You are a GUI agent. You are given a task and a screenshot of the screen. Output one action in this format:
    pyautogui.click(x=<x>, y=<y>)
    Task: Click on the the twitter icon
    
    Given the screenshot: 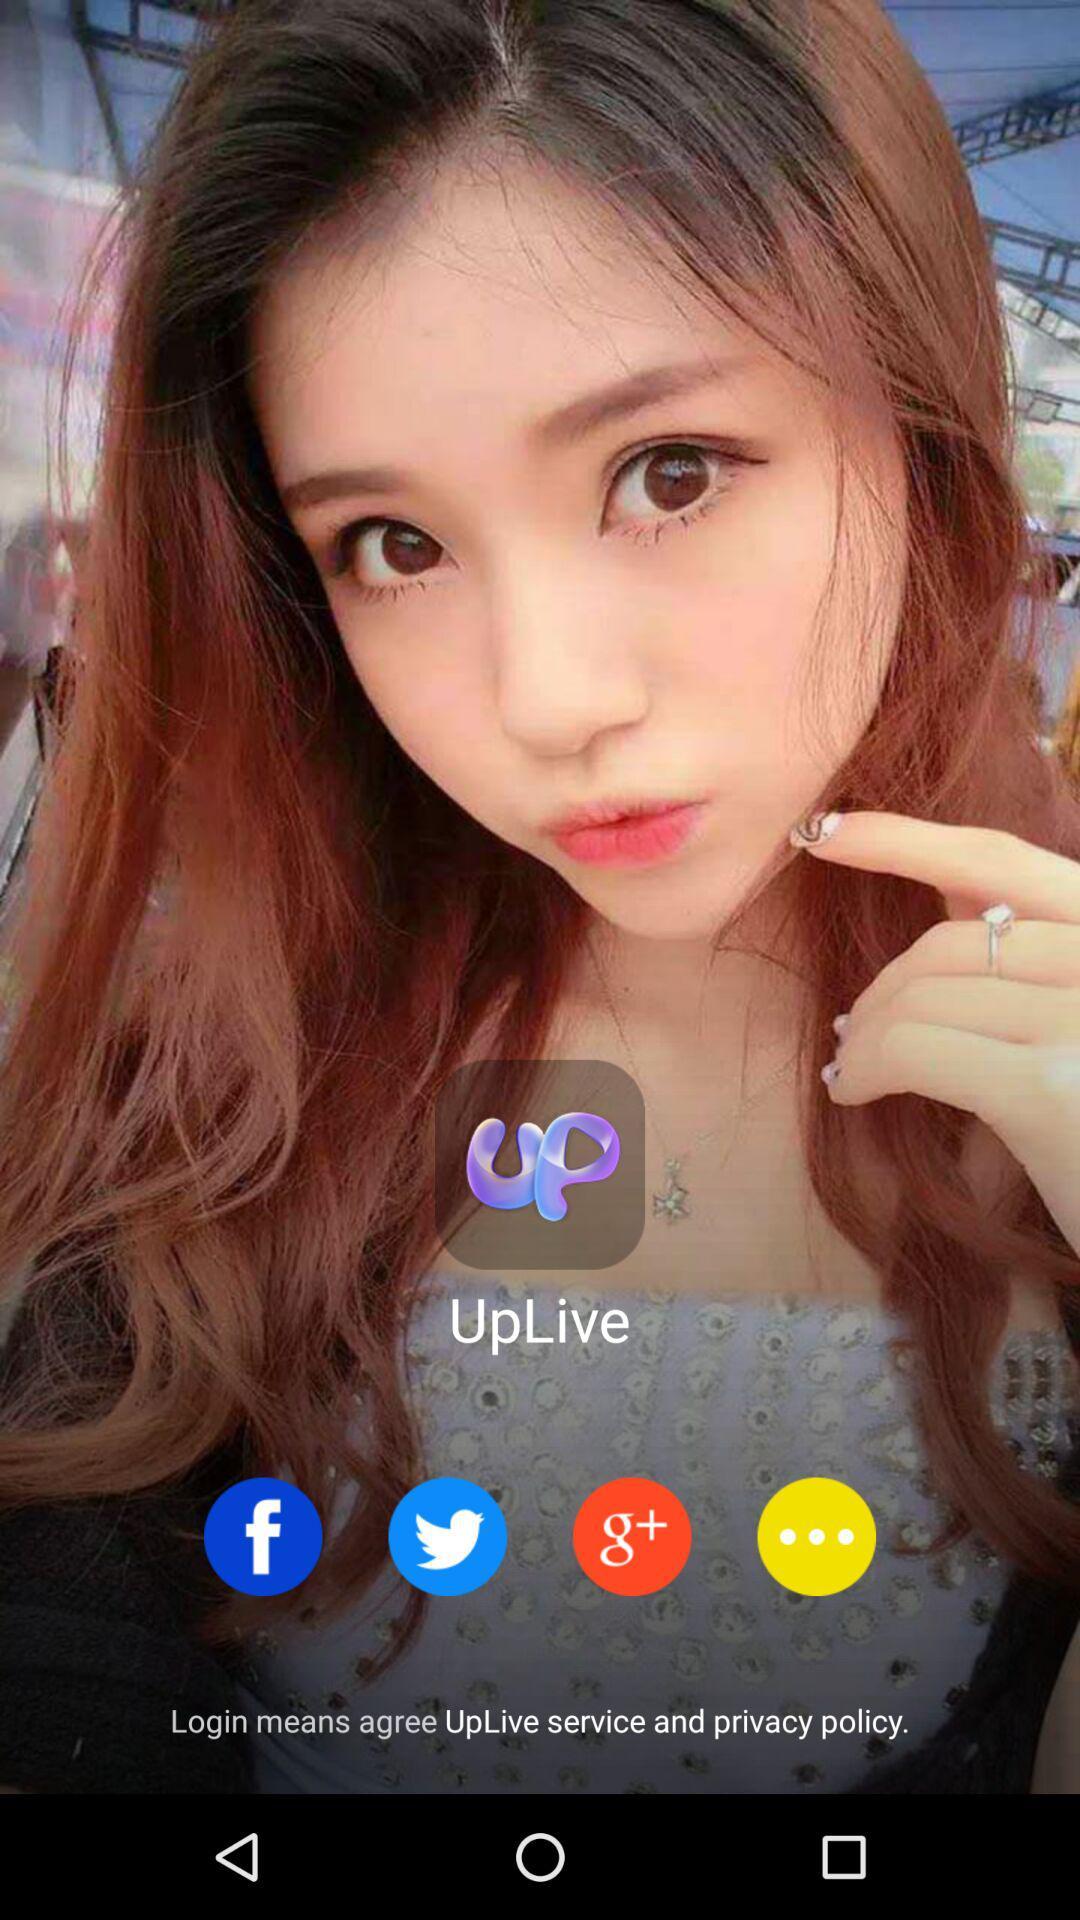 What is the action you would take?
    pyautogui.click(x=446, y=1535)
    